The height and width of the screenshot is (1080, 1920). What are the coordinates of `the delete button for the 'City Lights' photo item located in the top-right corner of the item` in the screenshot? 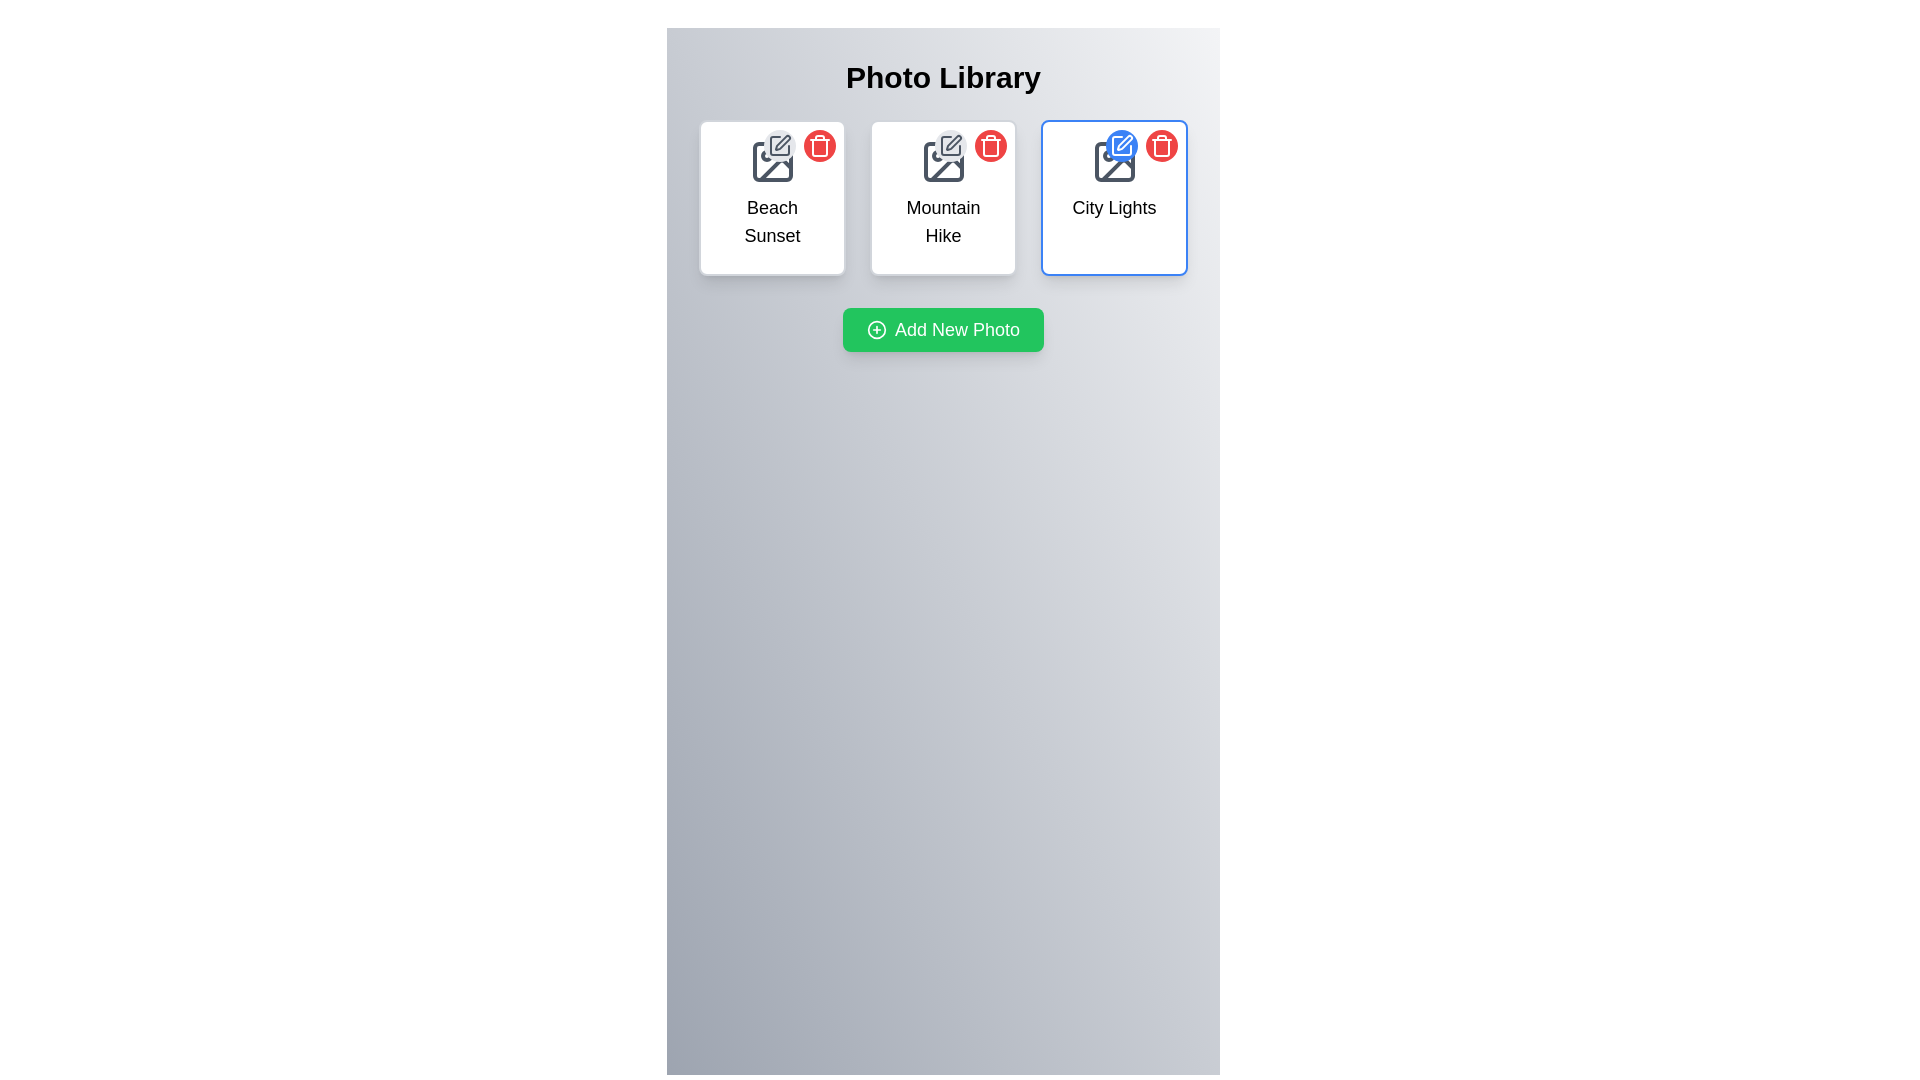 It's located at (1161, 145).